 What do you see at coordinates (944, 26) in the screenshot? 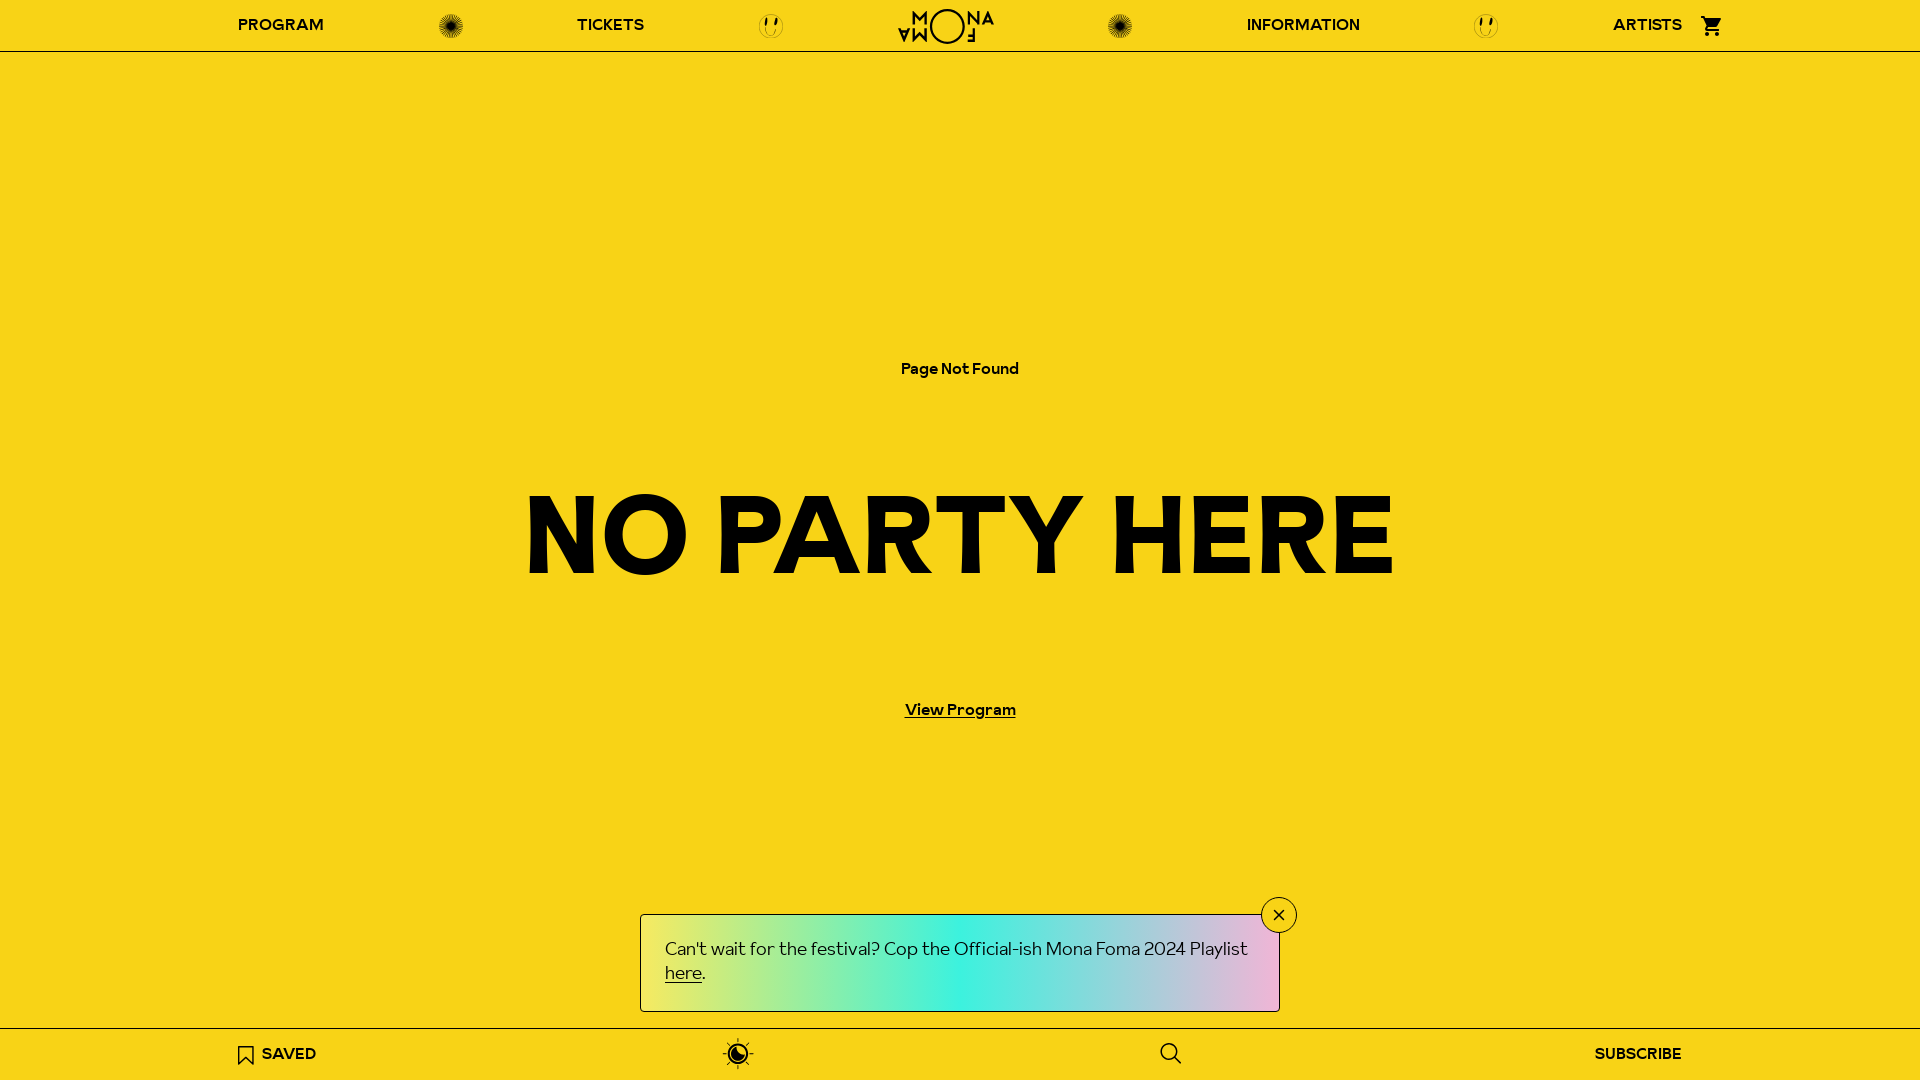
I see `'Mona Foma'` at bounding box center [944, 26].